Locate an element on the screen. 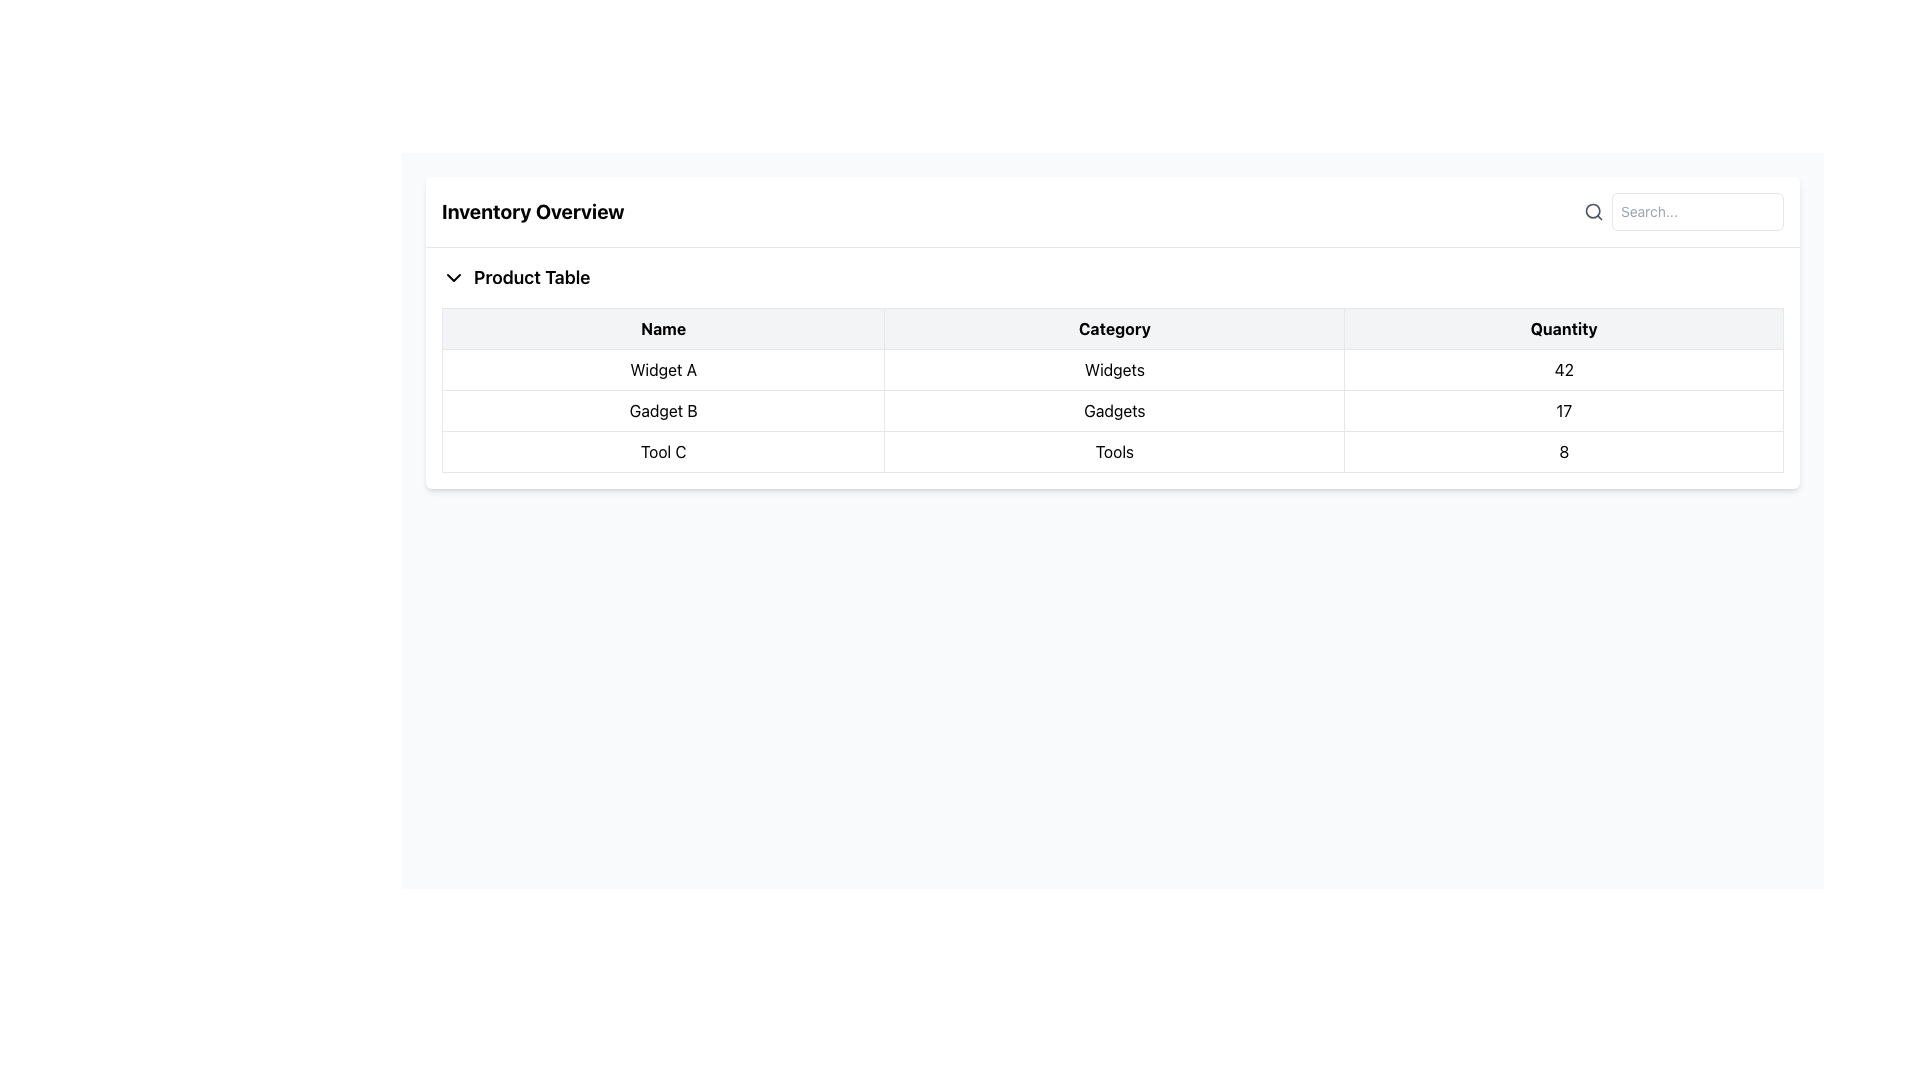  the text '17' in the Quantity column for Gadget B is located at coordinates (1563, 410).